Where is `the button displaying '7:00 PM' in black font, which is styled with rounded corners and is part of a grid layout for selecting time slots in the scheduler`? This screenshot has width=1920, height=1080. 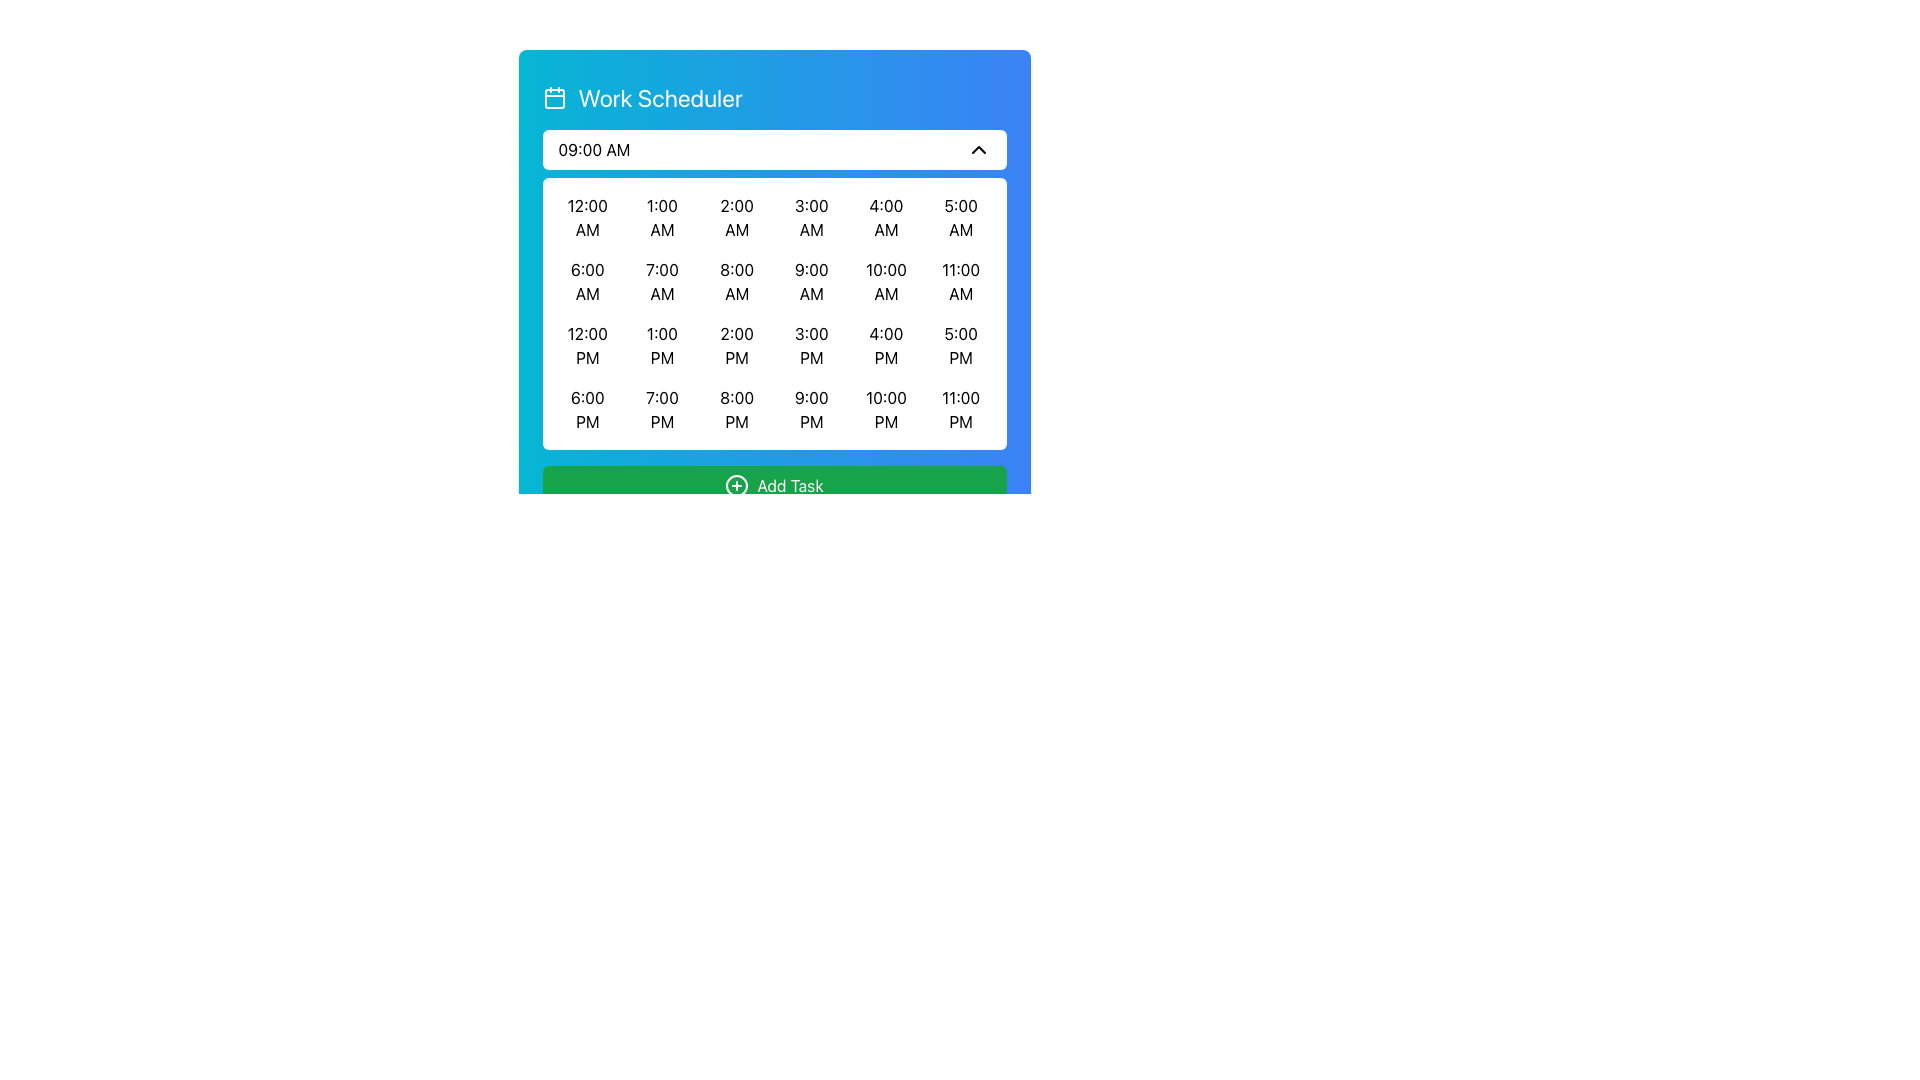
the button displaying '7:00 PM' in black font, which is styled with rounded corners and is part of a grid layout for selecting time slots in the scheduler is located at coordinates (662, 408).